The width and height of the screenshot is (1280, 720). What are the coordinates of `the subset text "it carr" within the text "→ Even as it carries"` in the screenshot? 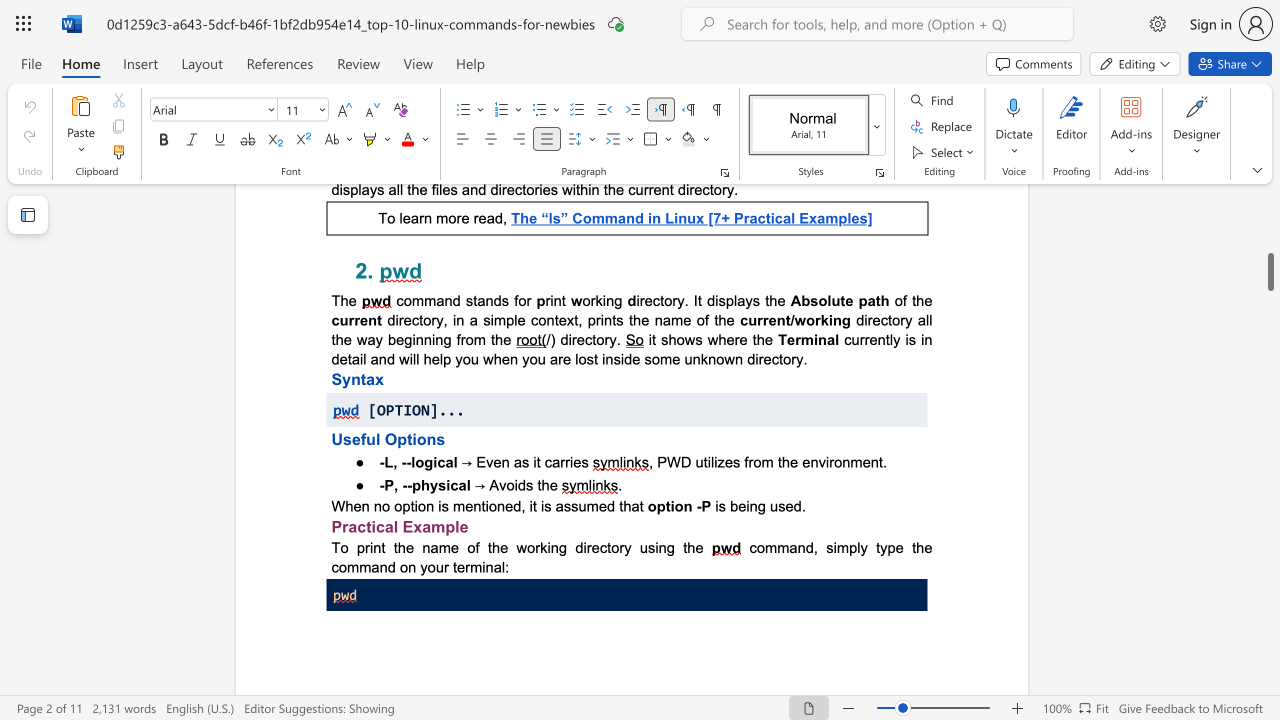 It's located at (533, 461).